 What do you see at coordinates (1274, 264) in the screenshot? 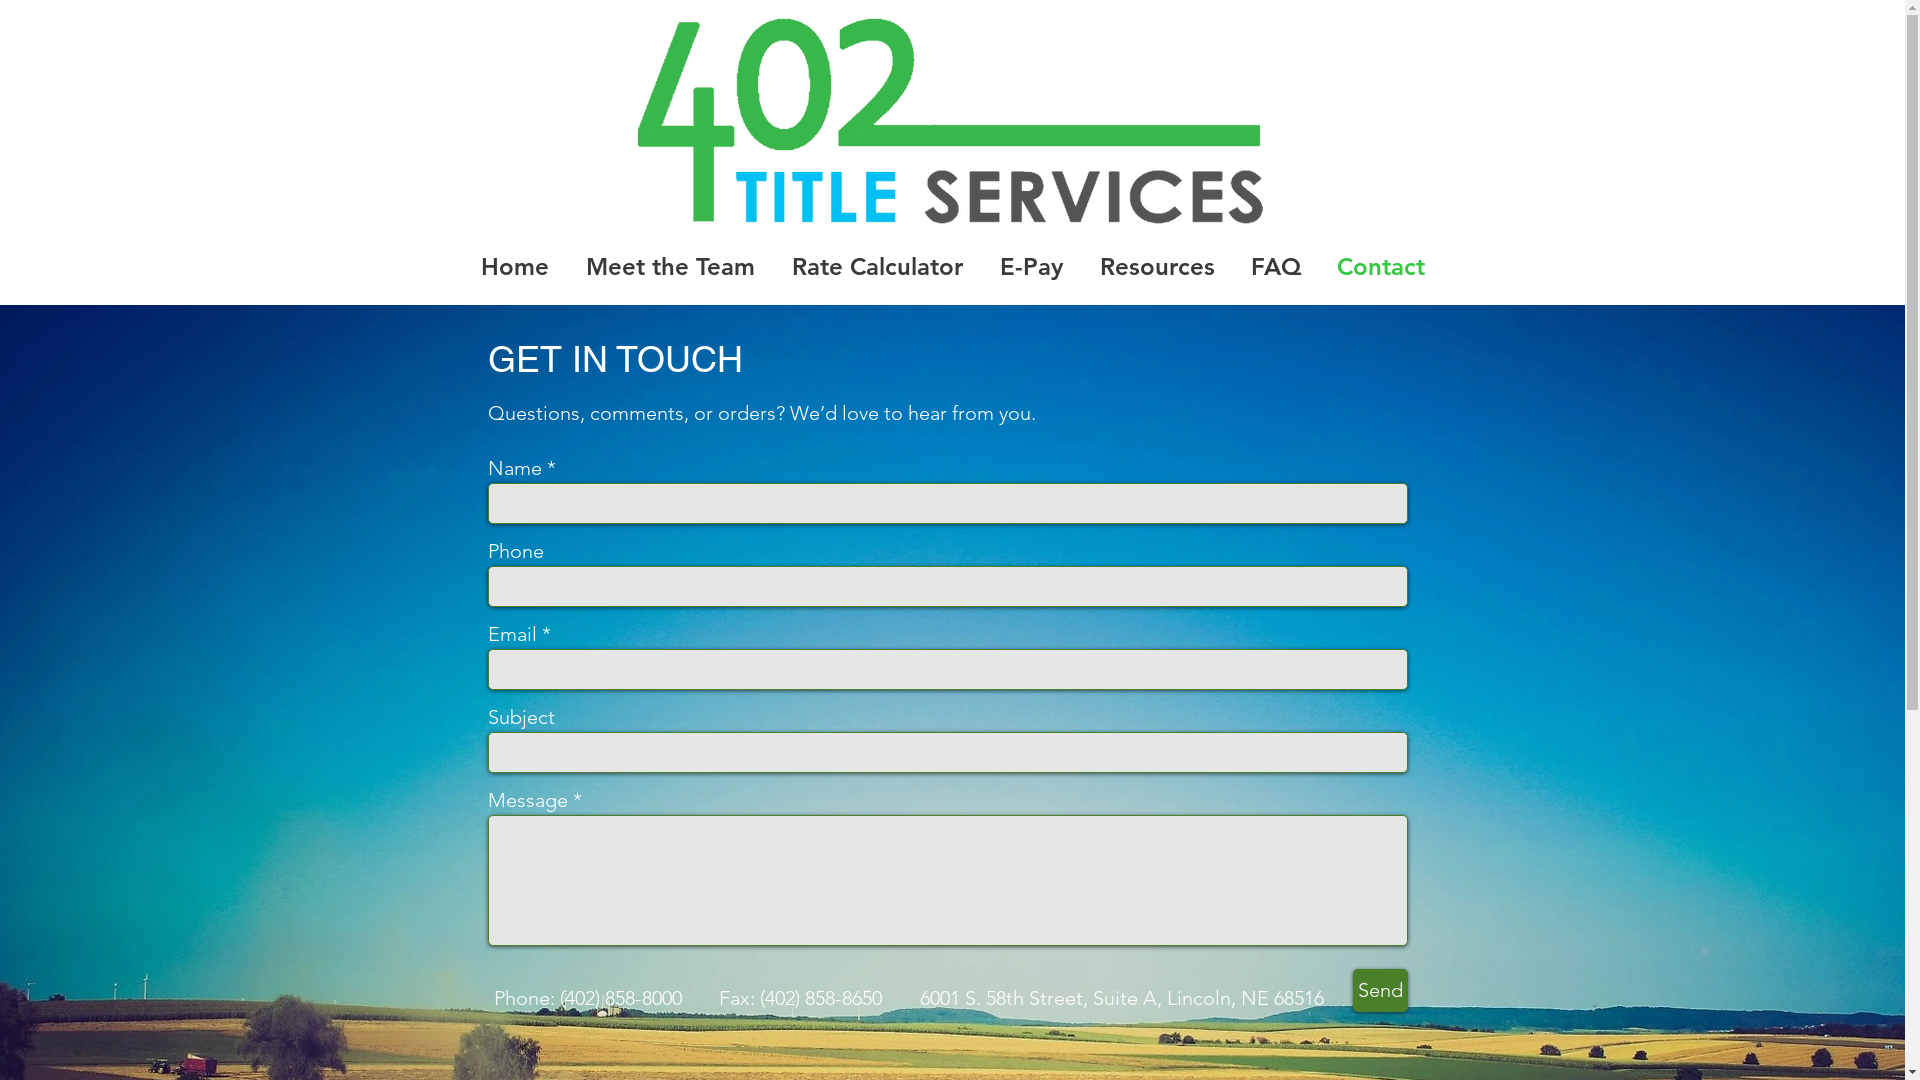
I see `'FAQ'` at bounding box center [1274, 264].